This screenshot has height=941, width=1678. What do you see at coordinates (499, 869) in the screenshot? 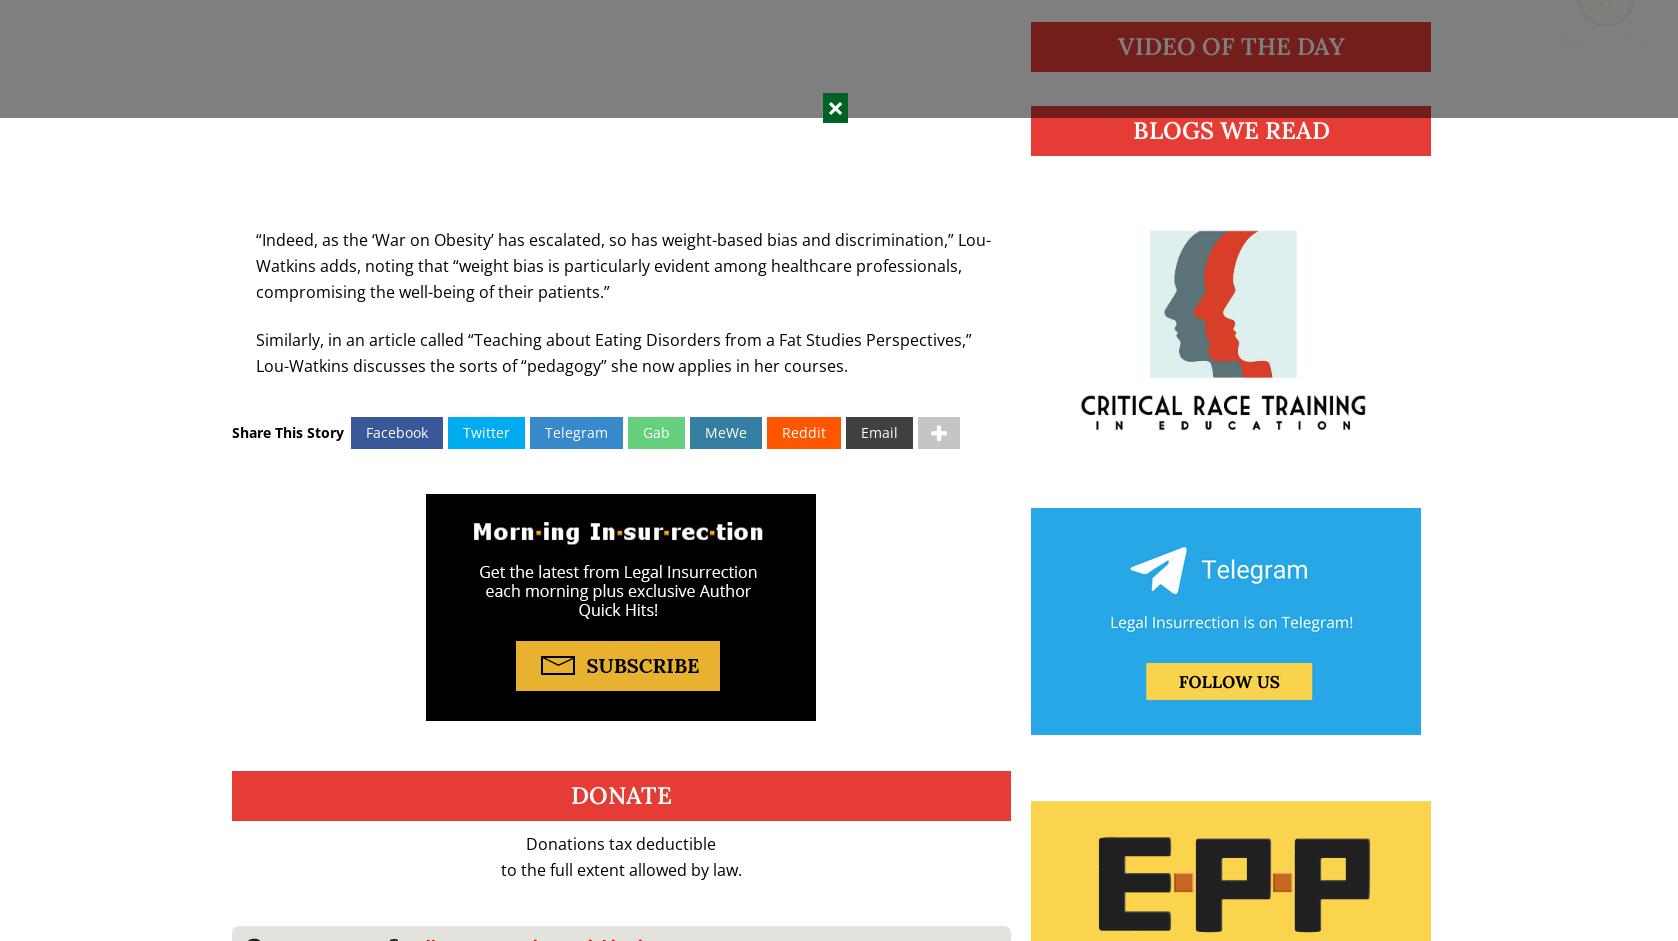
I see `'to the full extent allowed by law.'` at bounding box center [499, 869].